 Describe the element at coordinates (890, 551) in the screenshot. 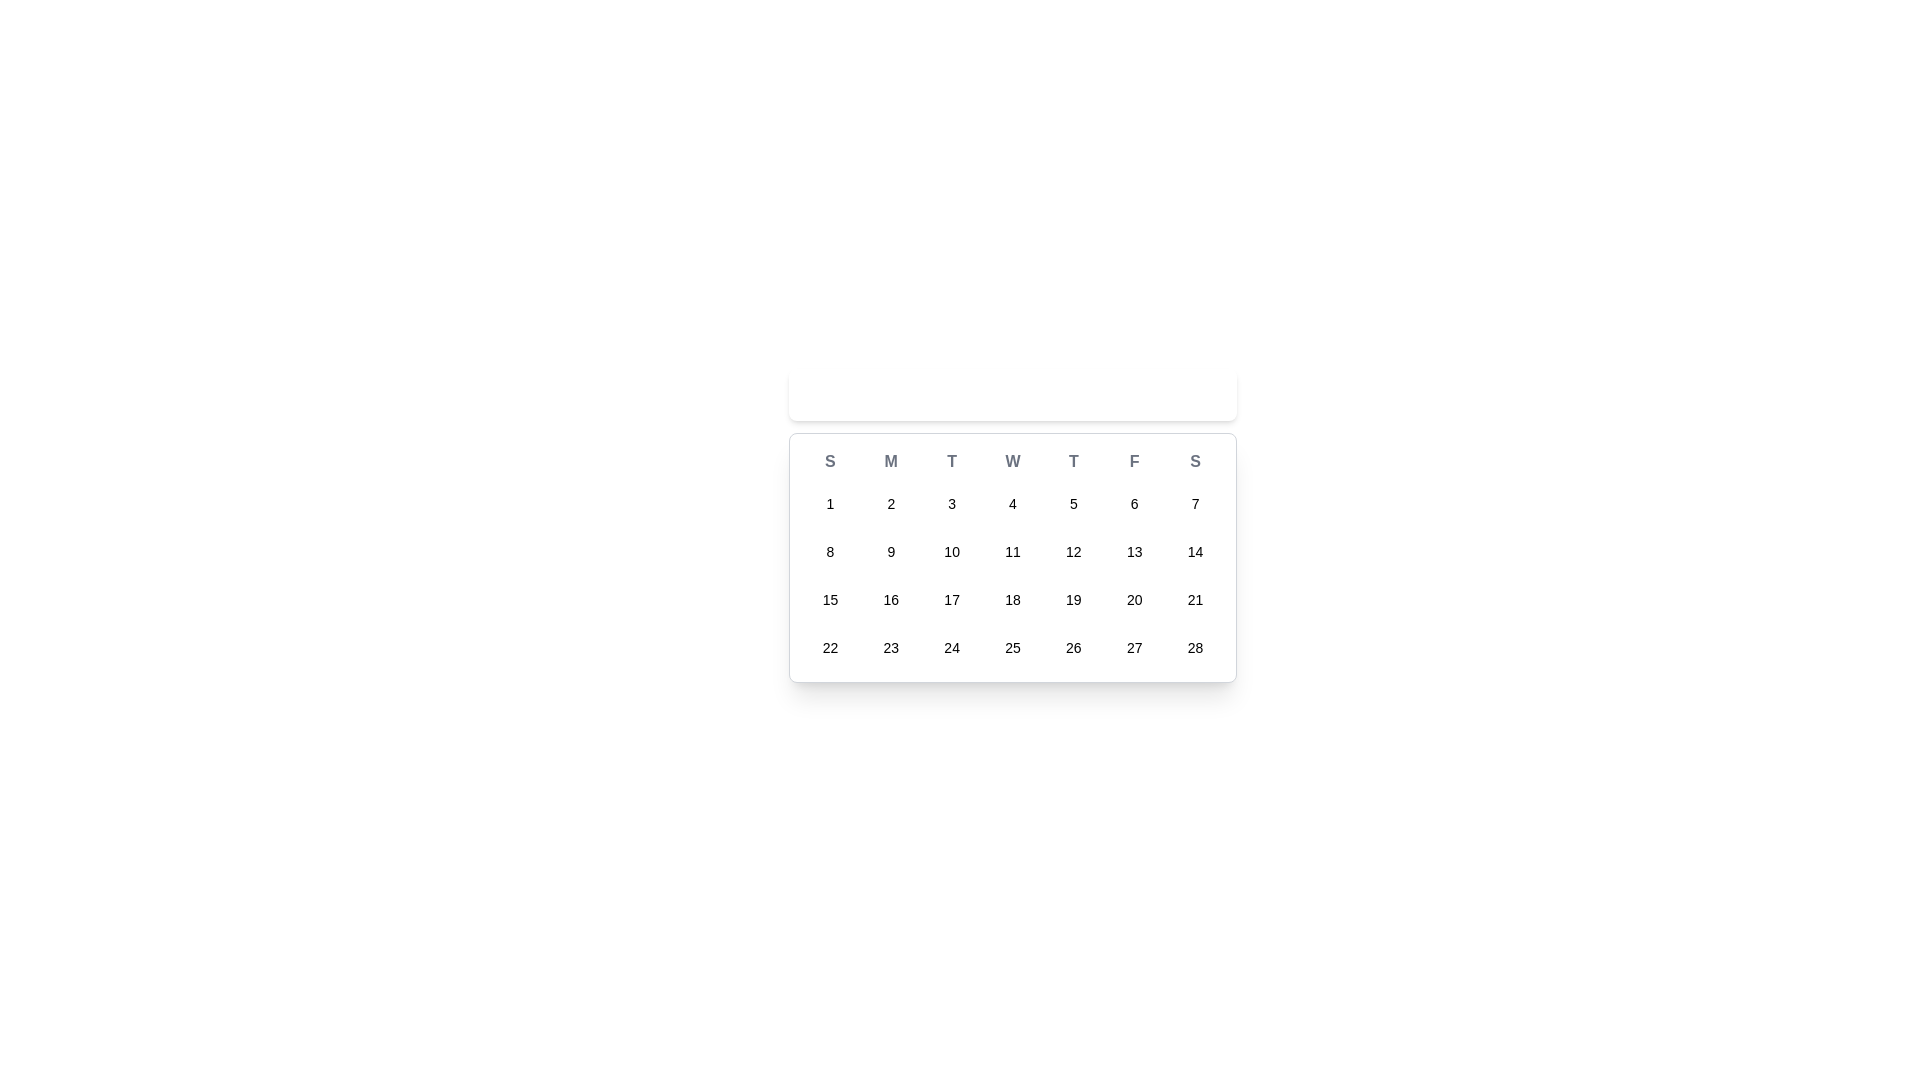

I see `the button displaying '9' in the calendar grid` at that location.